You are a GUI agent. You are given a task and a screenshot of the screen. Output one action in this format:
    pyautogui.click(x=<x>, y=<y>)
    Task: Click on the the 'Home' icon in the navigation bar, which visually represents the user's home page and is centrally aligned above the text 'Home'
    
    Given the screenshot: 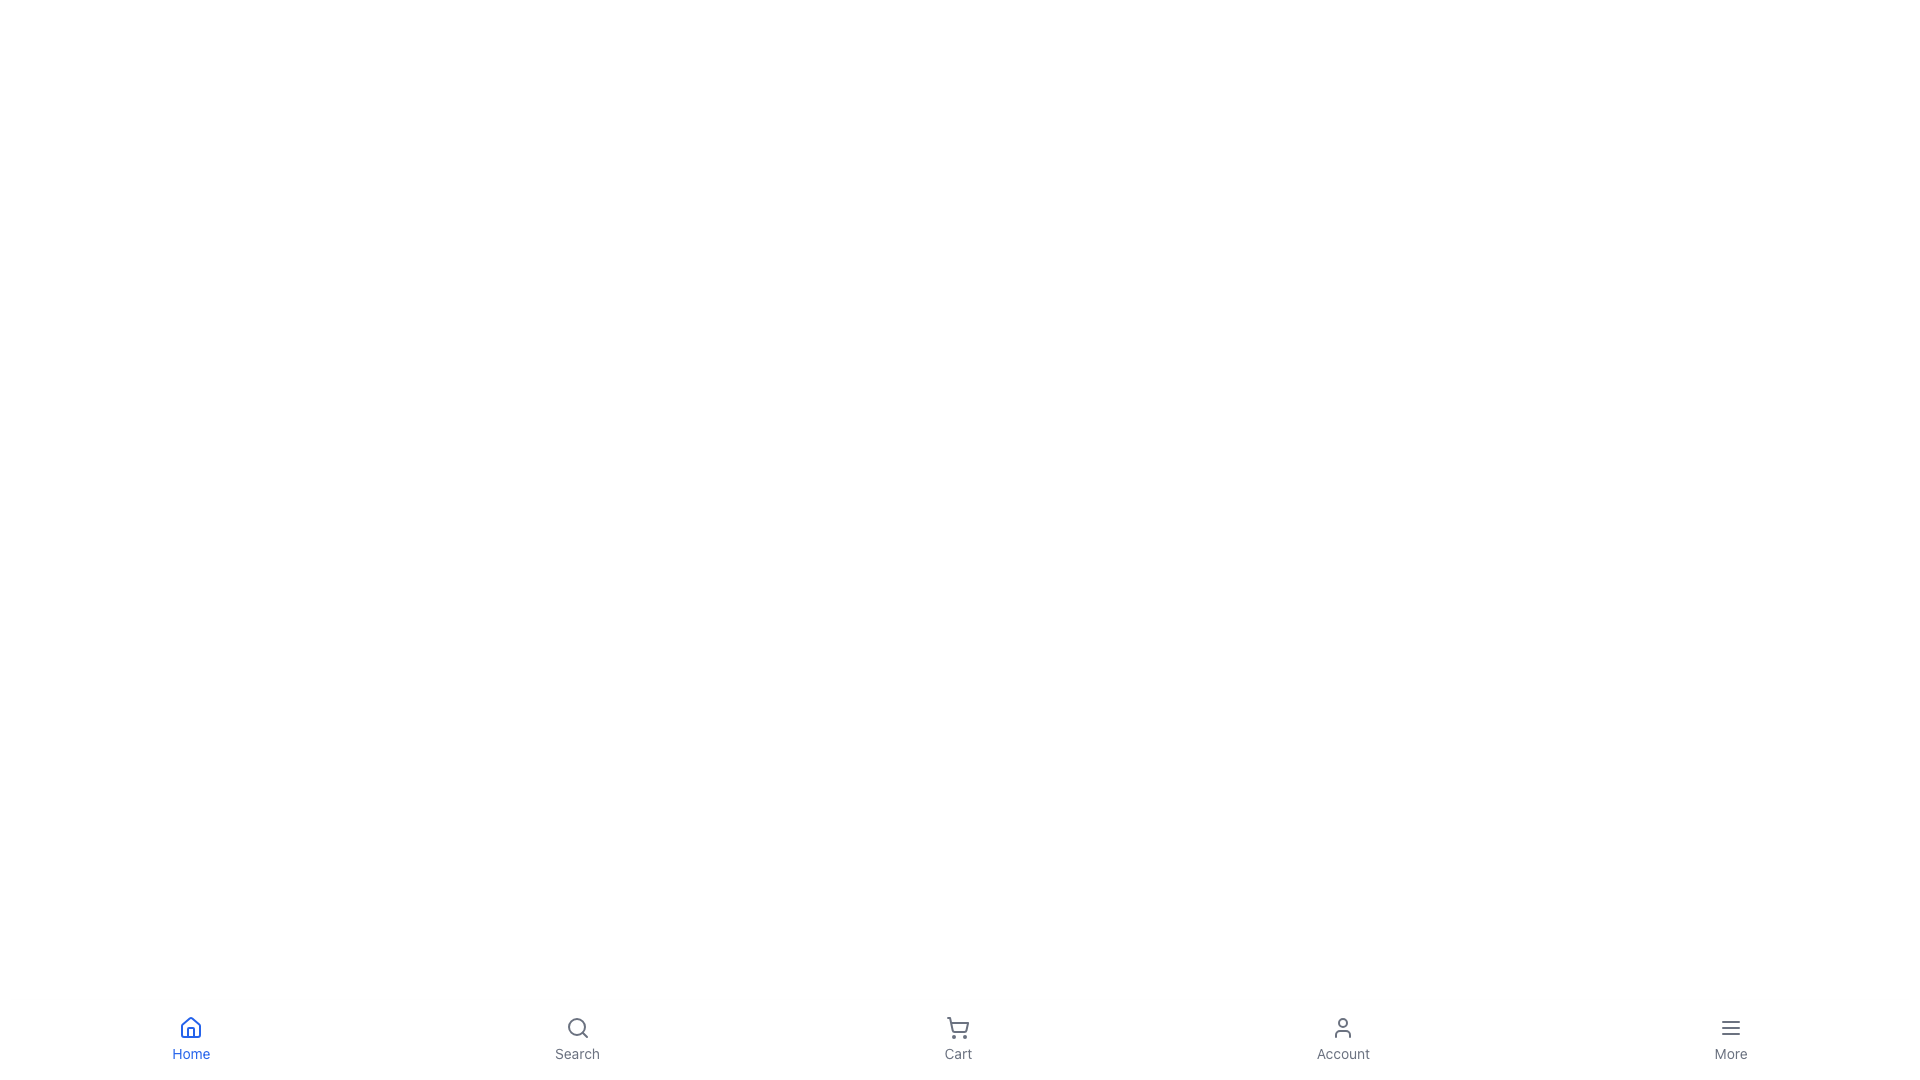 What is the action you would take?
    pyautogui.click(x=191, y=1028)
    